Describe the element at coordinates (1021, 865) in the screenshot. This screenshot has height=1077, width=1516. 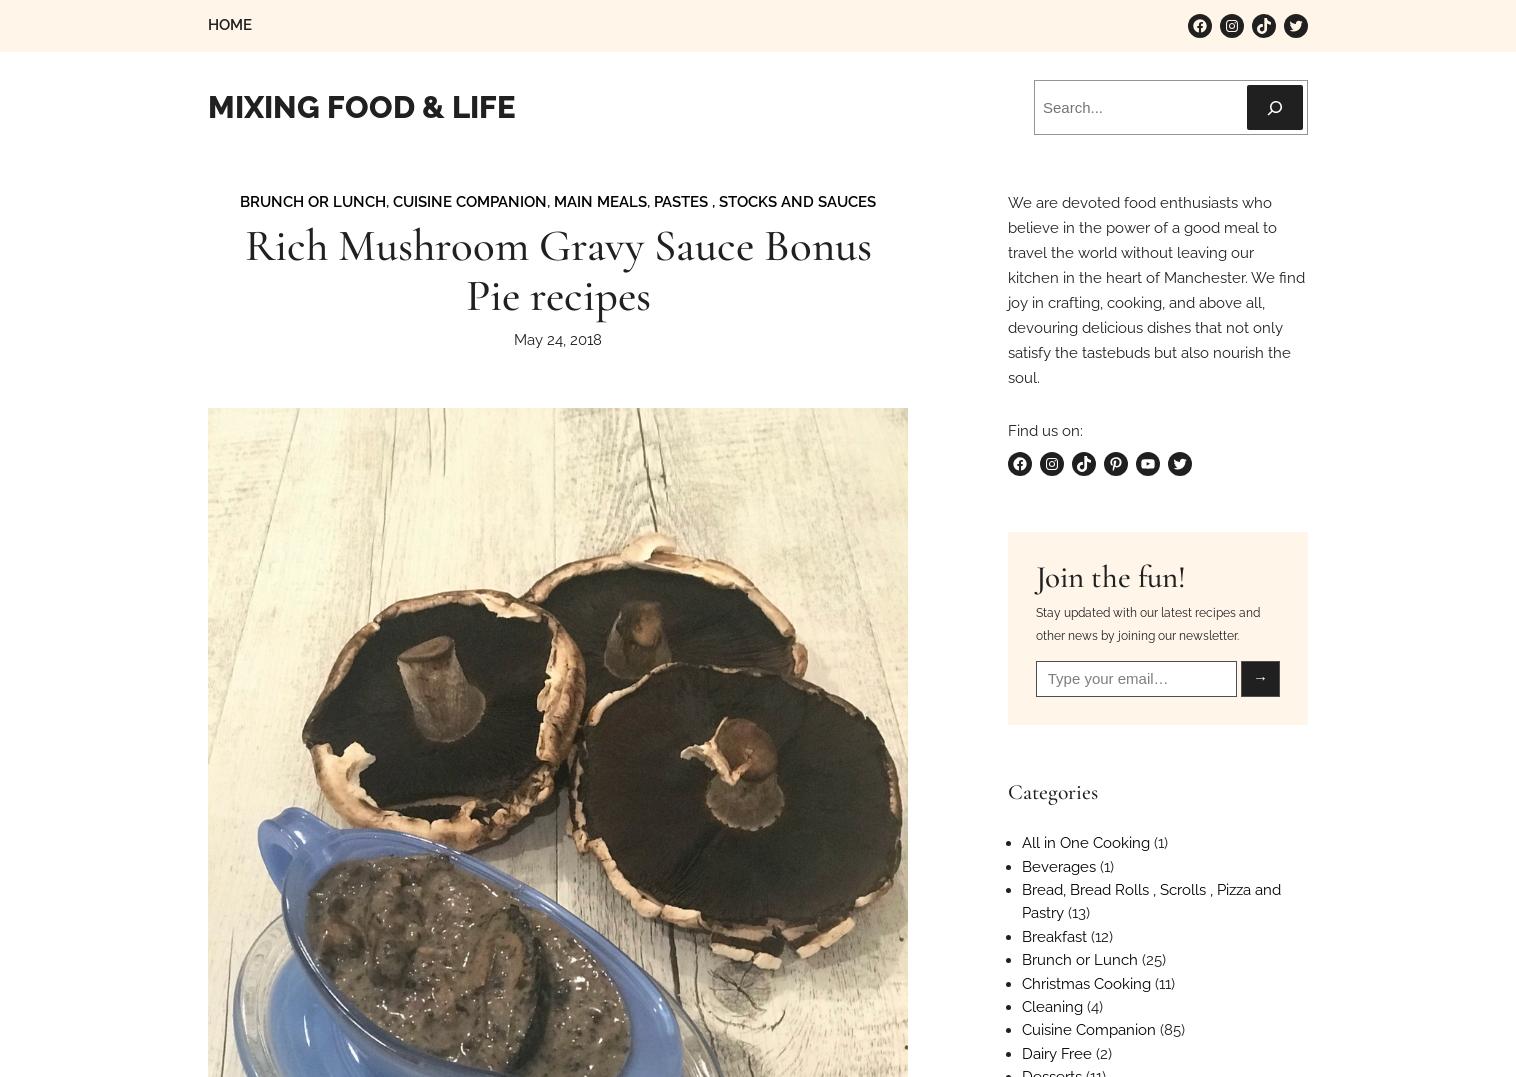
I see `'Beverages'` at that location.